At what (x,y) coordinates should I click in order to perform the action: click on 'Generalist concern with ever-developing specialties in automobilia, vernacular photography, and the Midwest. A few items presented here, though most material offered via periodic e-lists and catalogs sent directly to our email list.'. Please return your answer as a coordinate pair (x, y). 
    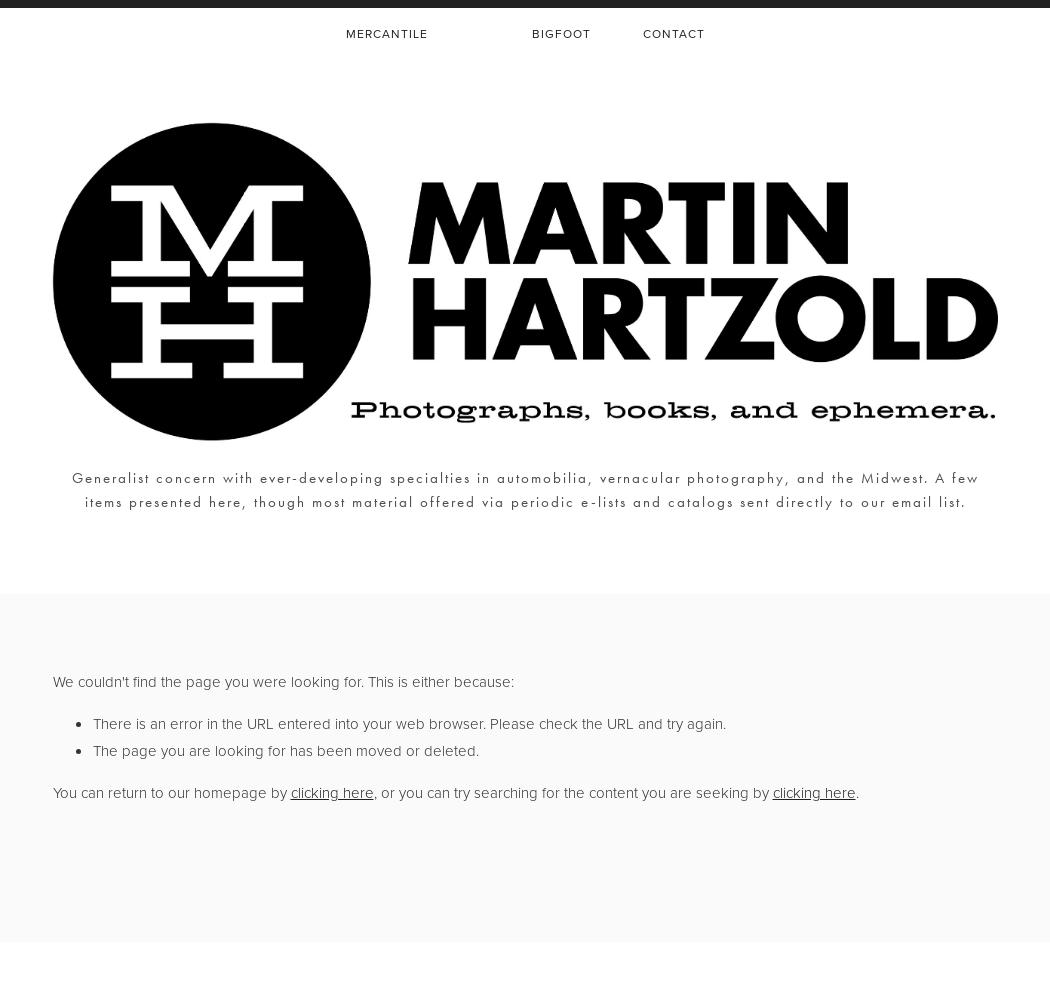
    Looking at the image, I should click on (523, 489).